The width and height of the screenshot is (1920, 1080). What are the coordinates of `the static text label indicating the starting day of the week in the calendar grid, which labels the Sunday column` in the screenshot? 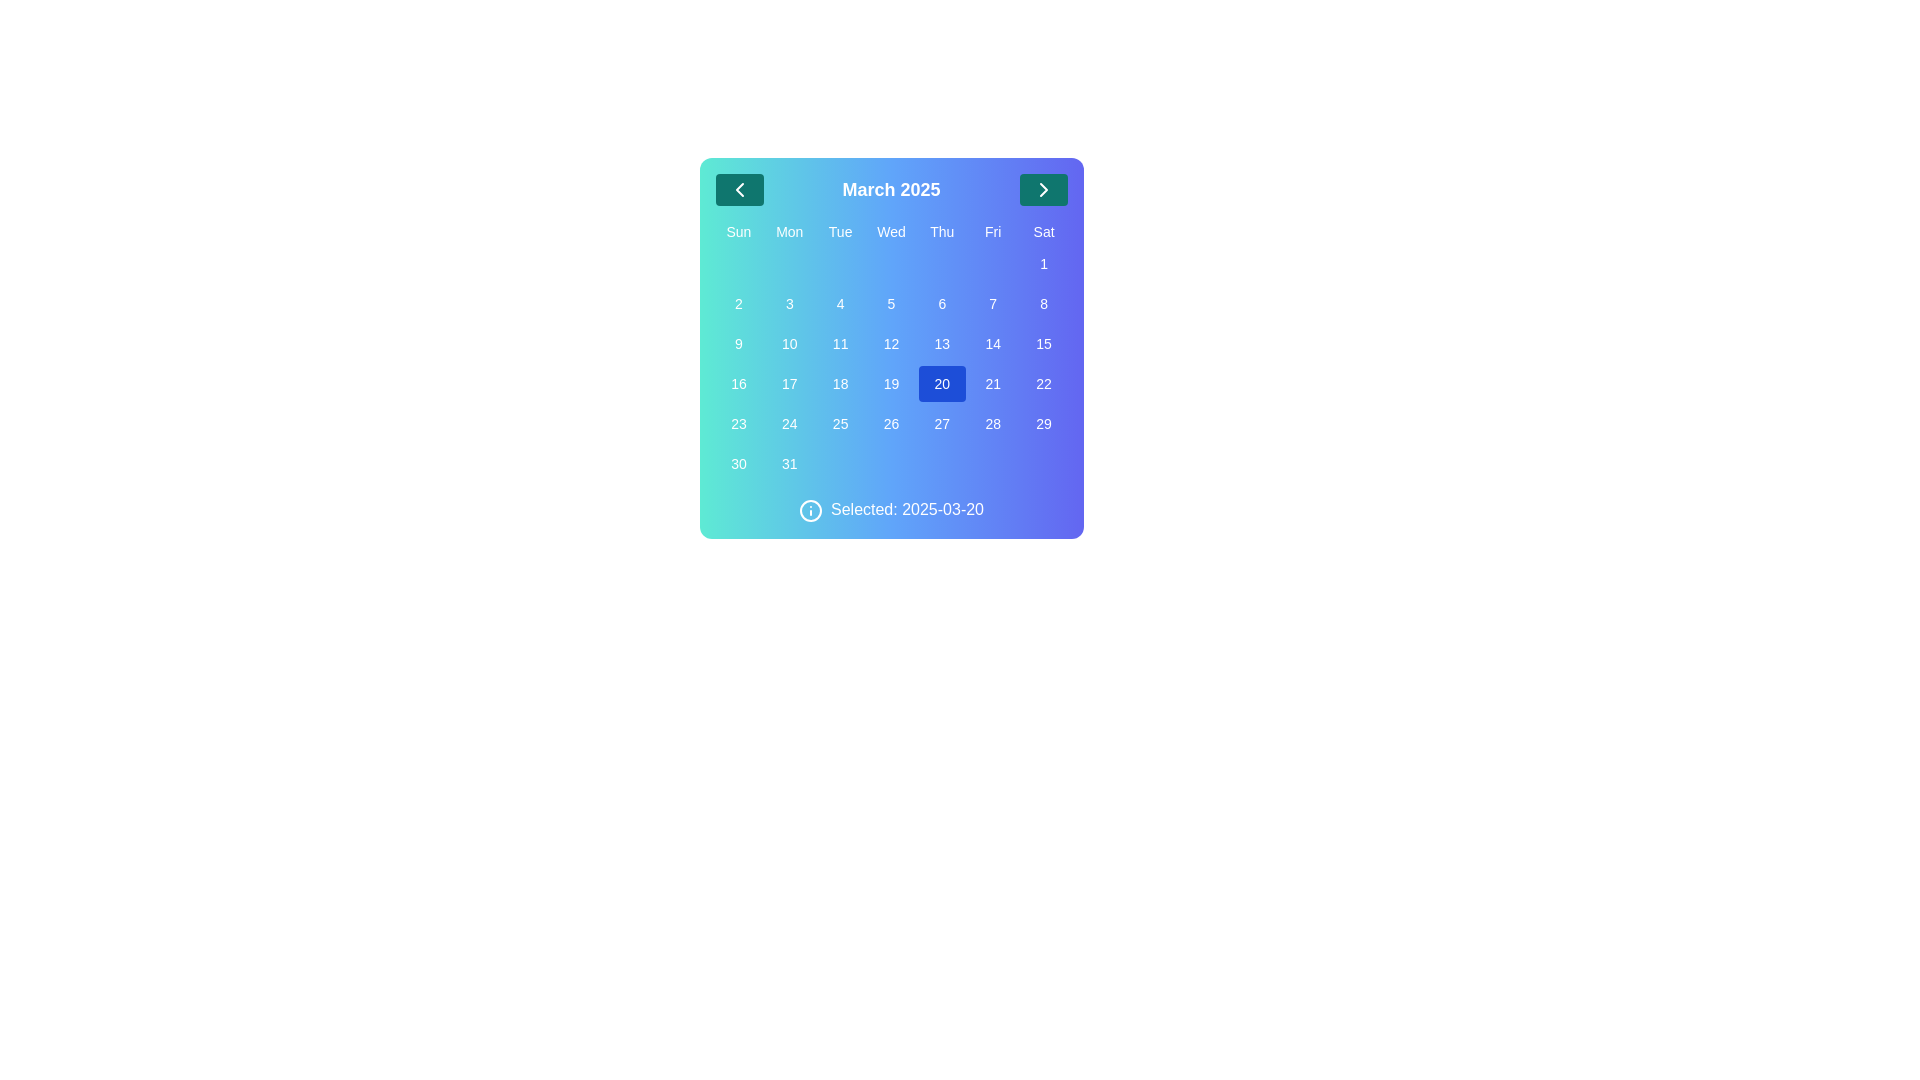 It's located at (738, 230).